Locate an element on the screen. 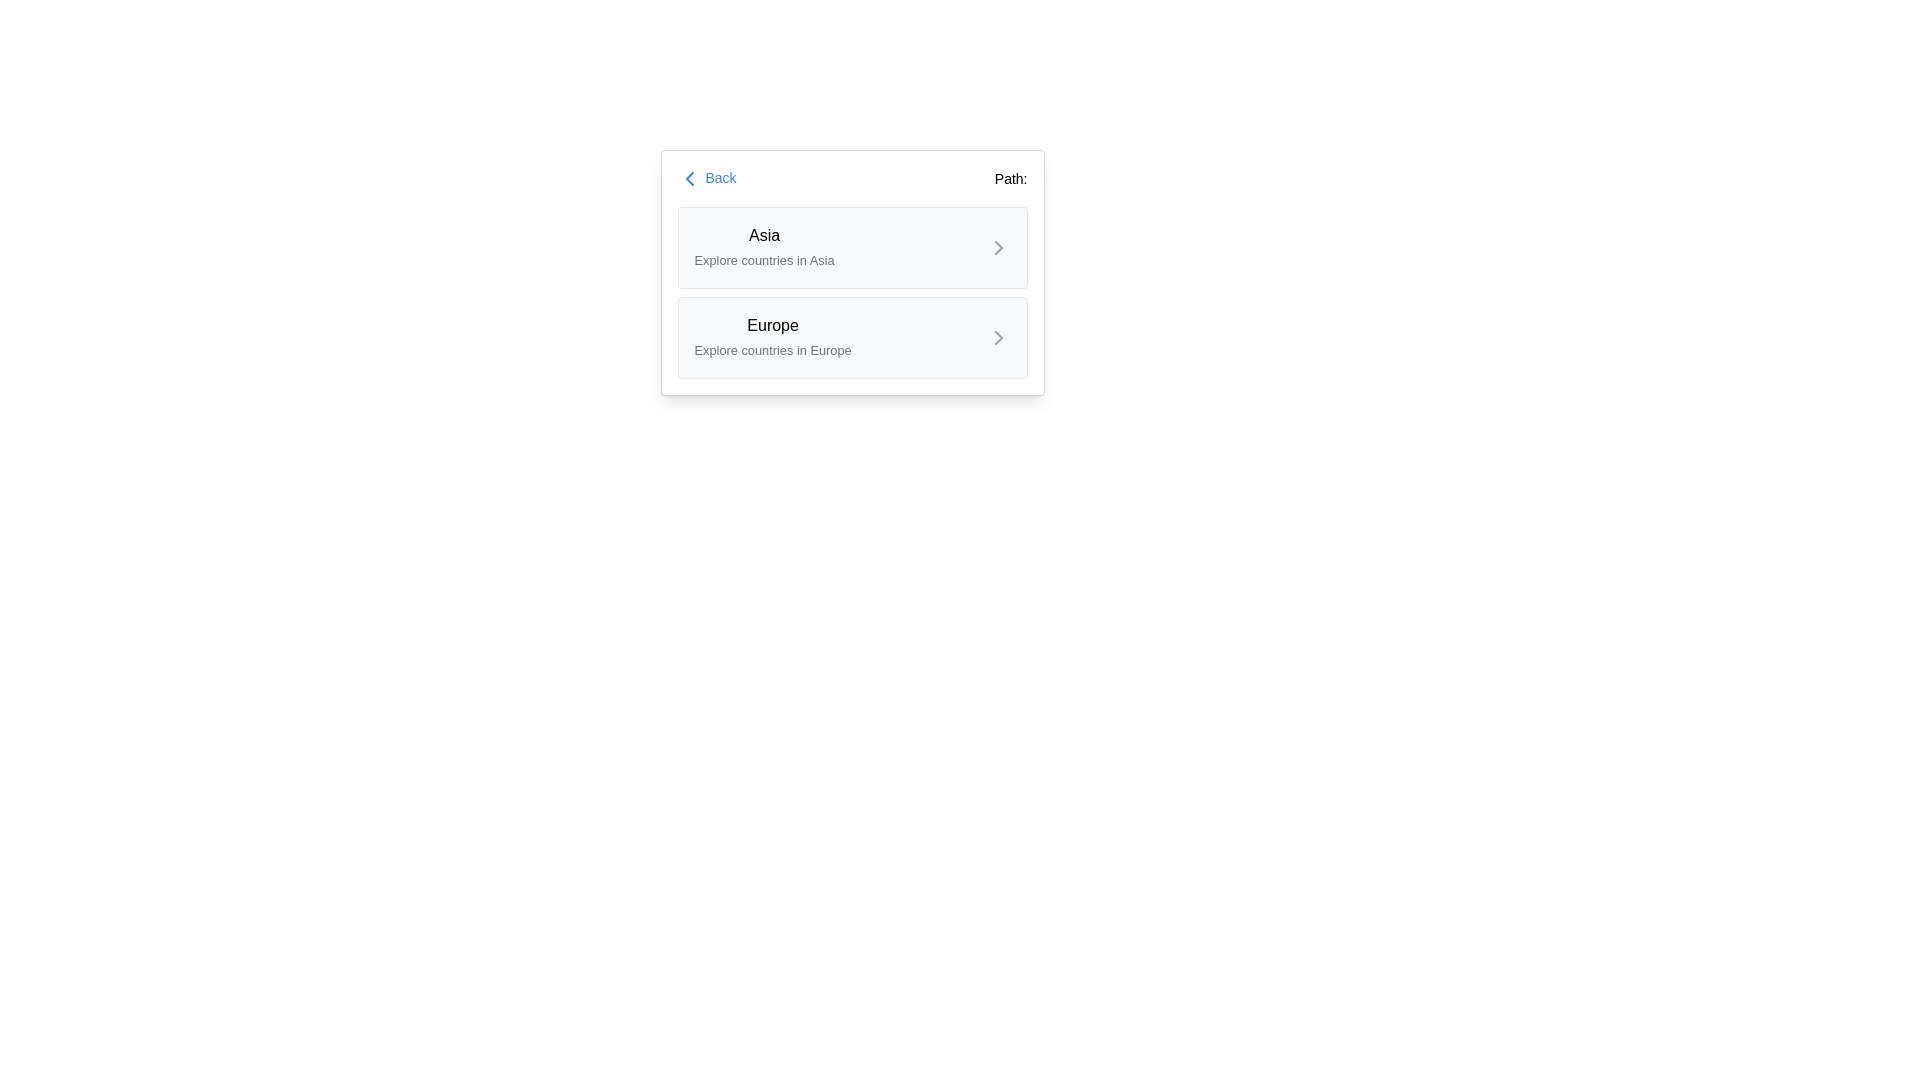  the navigational button-like card for Asia, which is the first item in a vertical list is located at coordinates (852, 246).